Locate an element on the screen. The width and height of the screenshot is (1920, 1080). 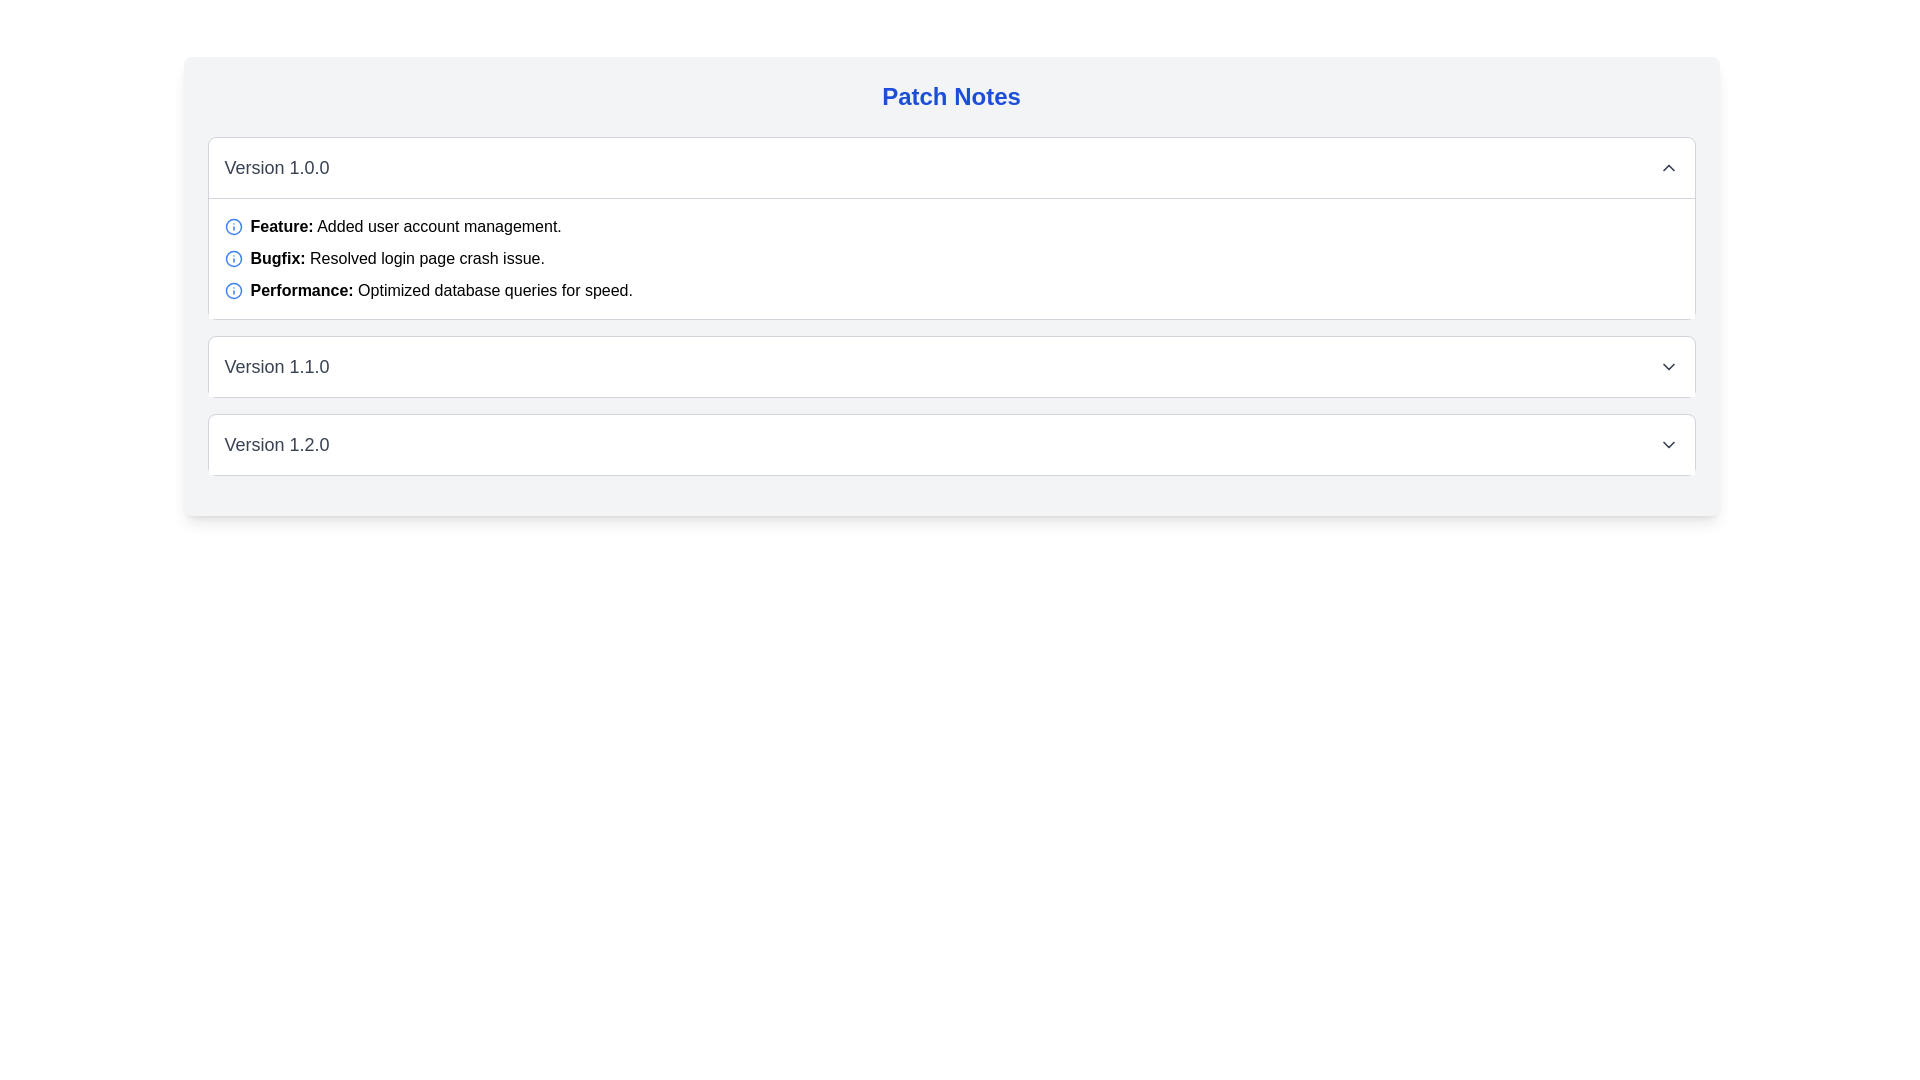
the static text label indicating the version number for the related expandable section, which is positioned between 'Version 1.0.0' and 'Version 1.2.0' is located at coordinates (276, 366).